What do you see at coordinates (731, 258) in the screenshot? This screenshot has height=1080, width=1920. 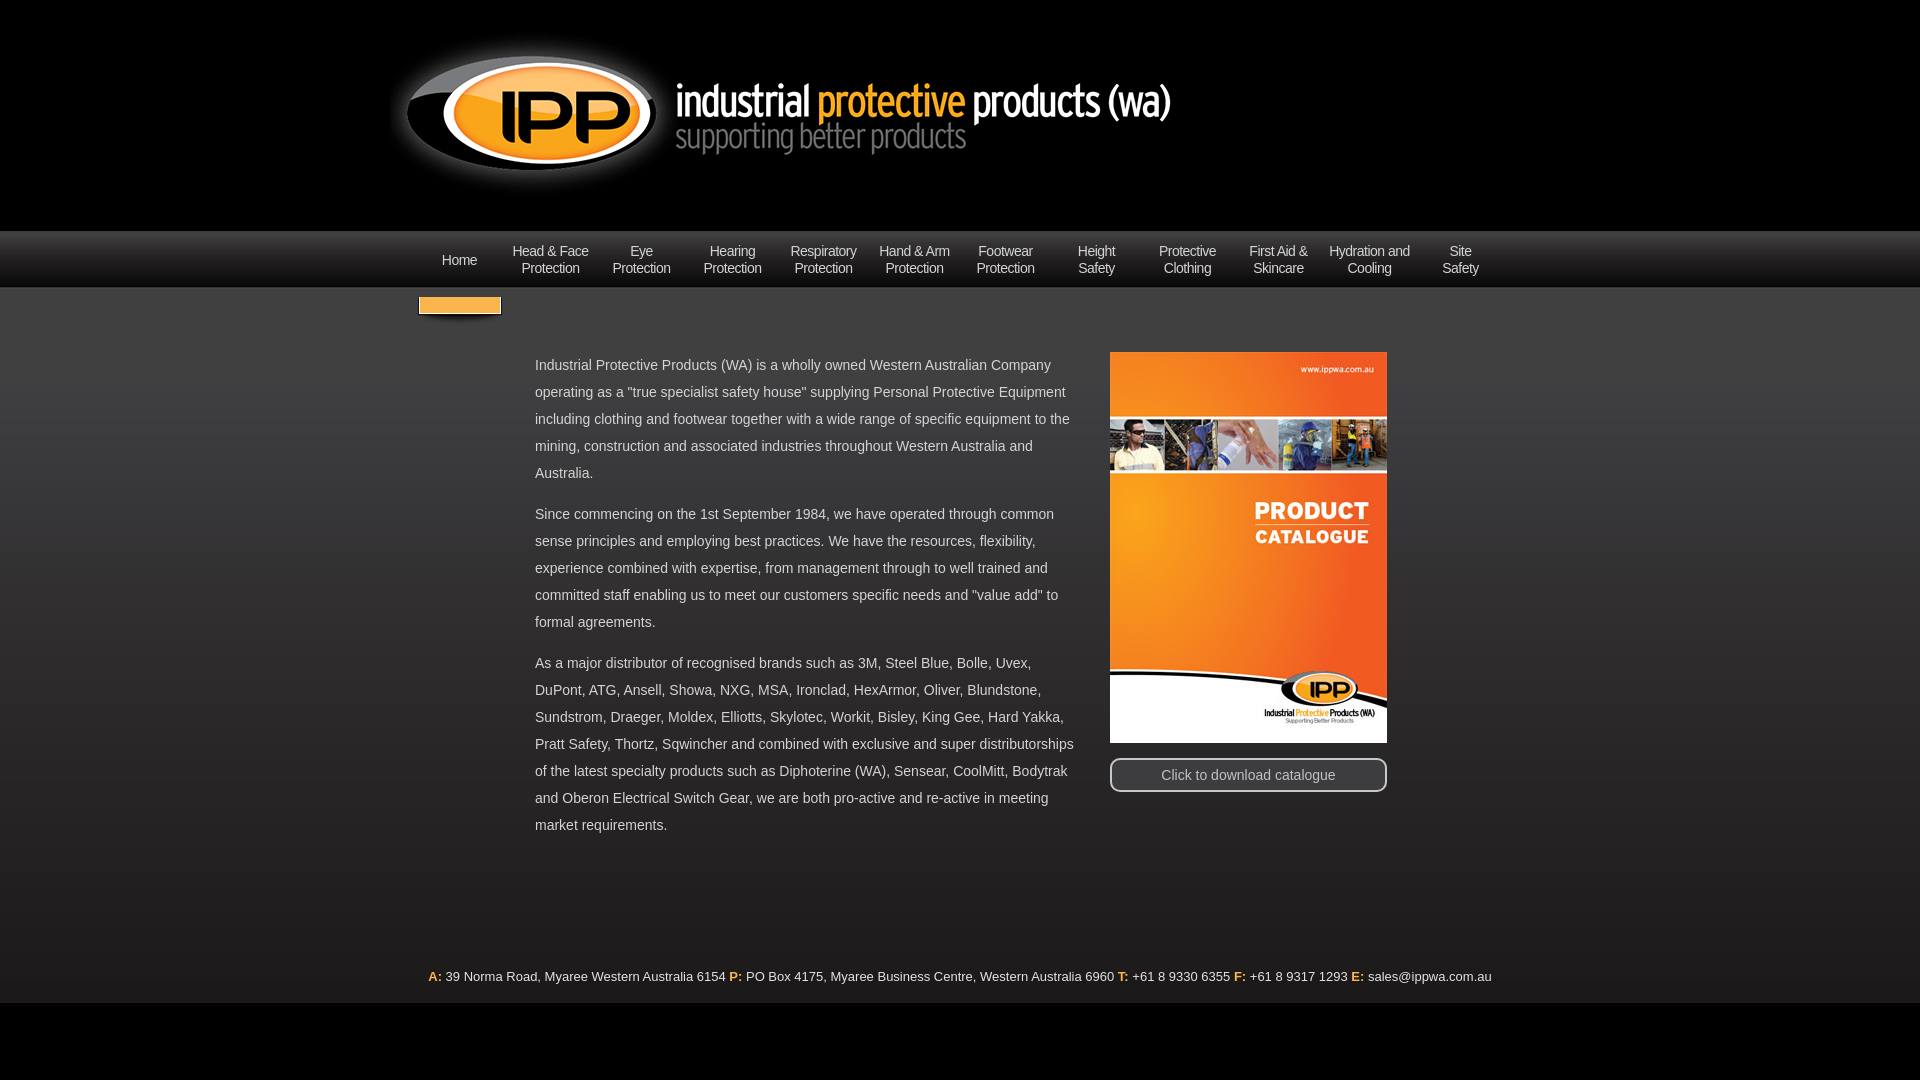 I see `'Hearing Protection'` at bounding box center [731, 258].